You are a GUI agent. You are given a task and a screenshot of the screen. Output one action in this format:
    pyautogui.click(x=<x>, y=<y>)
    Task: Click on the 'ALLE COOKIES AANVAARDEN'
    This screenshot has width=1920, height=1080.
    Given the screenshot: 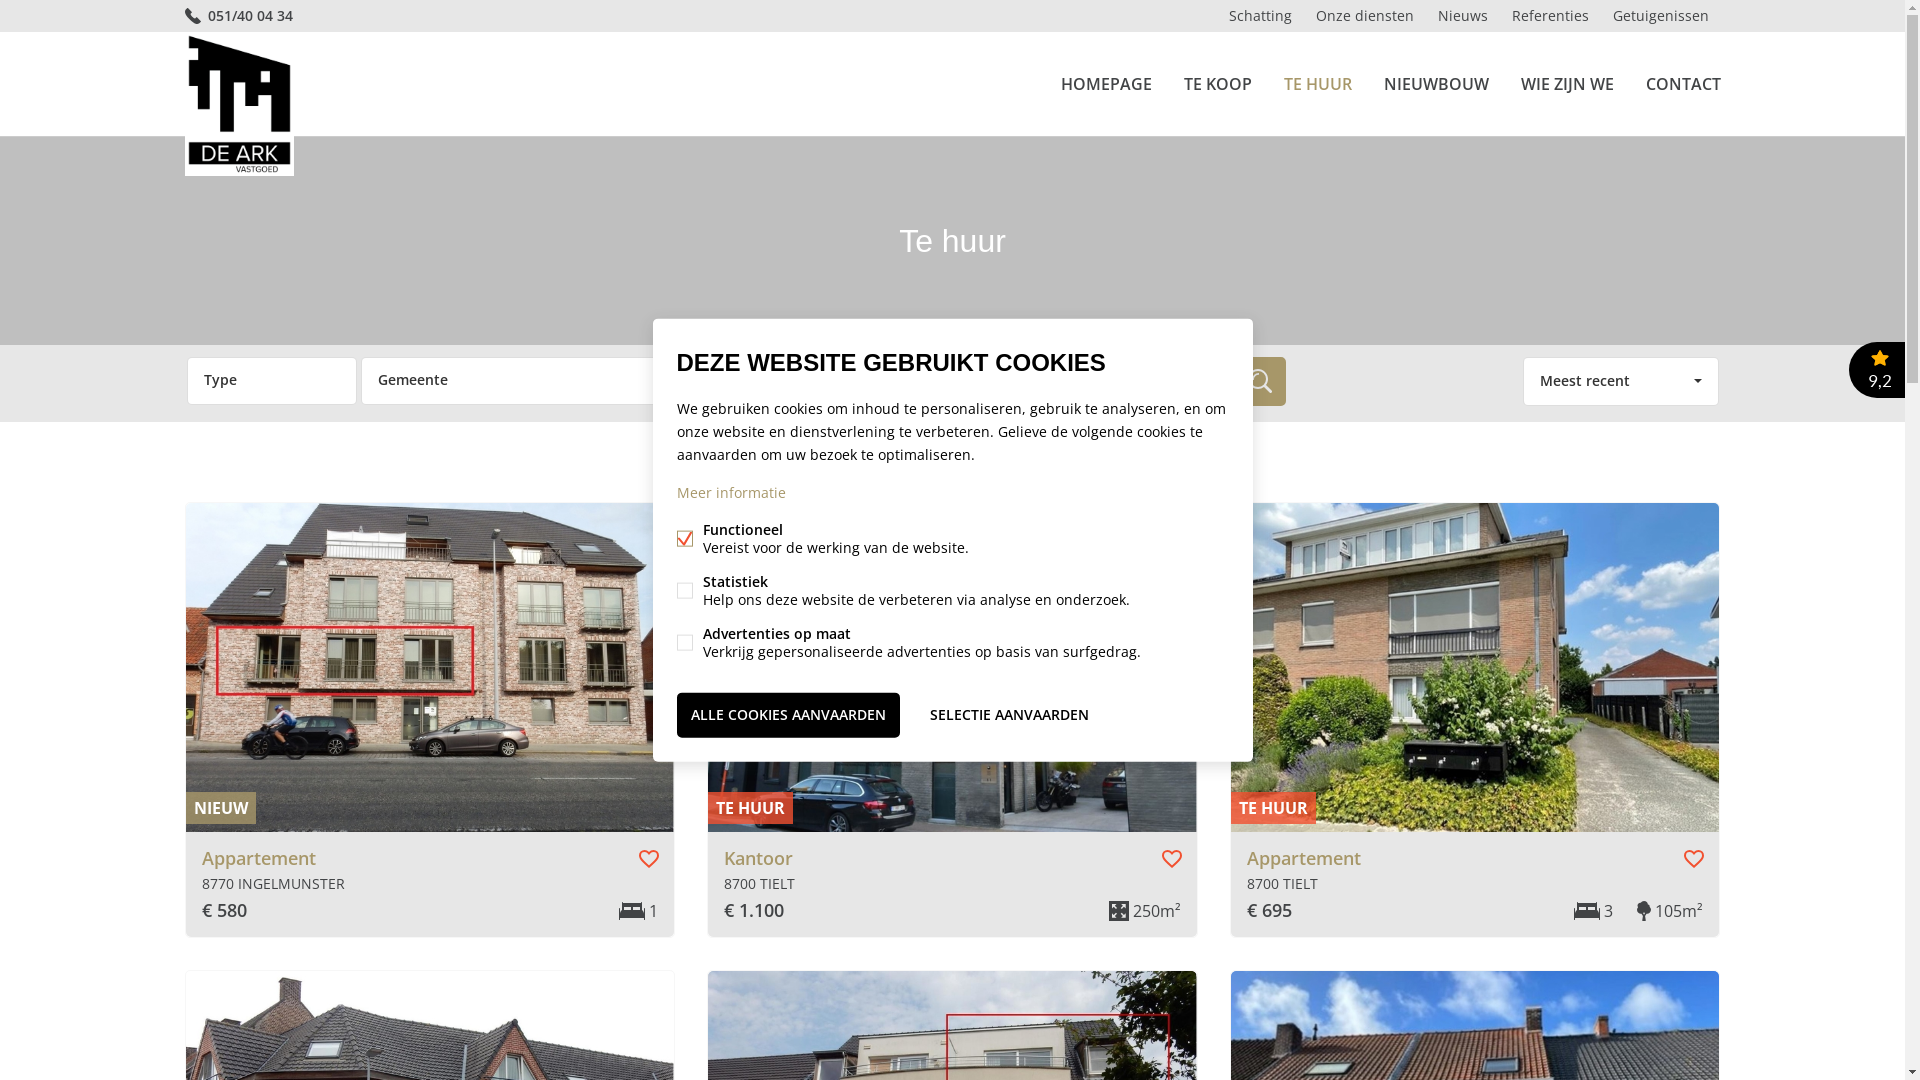 What is the action you would take?
    pyautogui.click(x=676, y=714)
    